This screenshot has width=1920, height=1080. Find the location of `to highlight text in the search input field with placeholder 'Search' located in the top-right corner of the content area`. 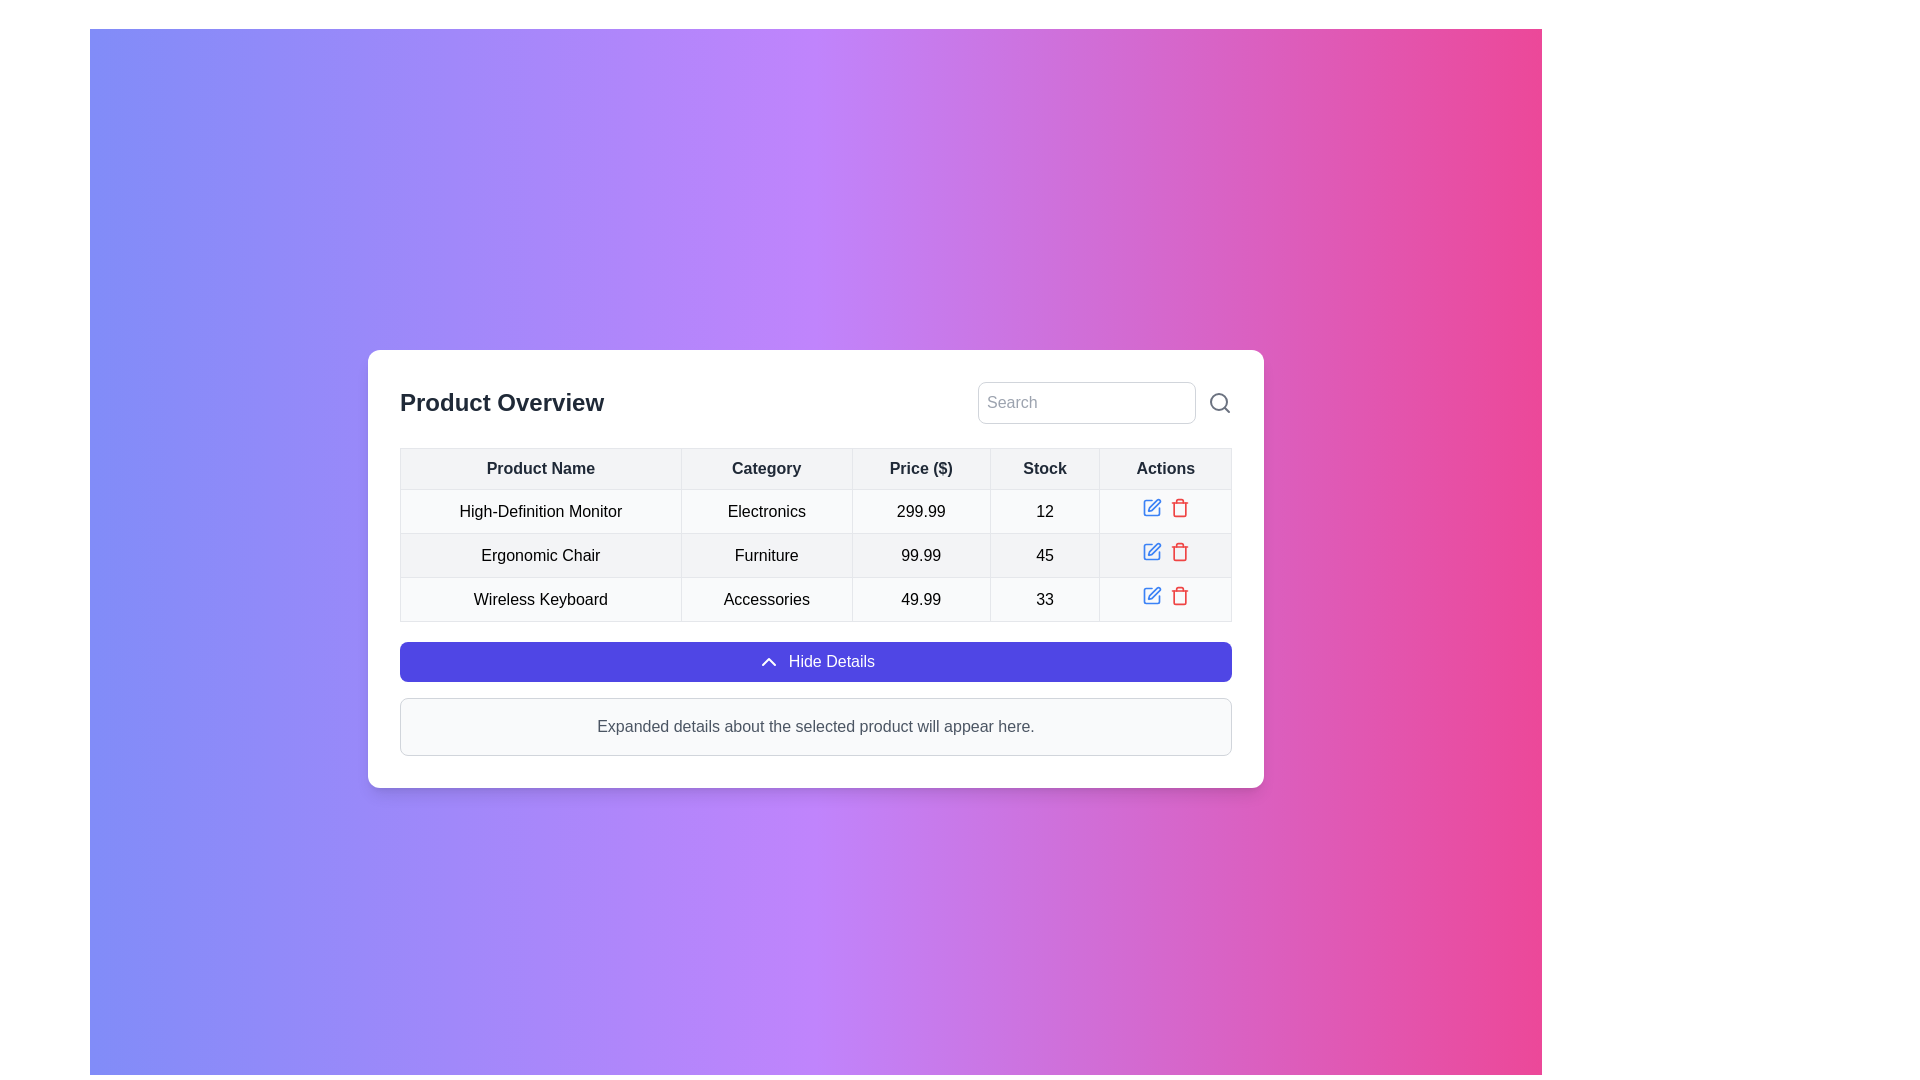

to highlight text in the search input field with placeholder 'Search' located in the top-right corner of the content area is located at coordinates (1085, 402).